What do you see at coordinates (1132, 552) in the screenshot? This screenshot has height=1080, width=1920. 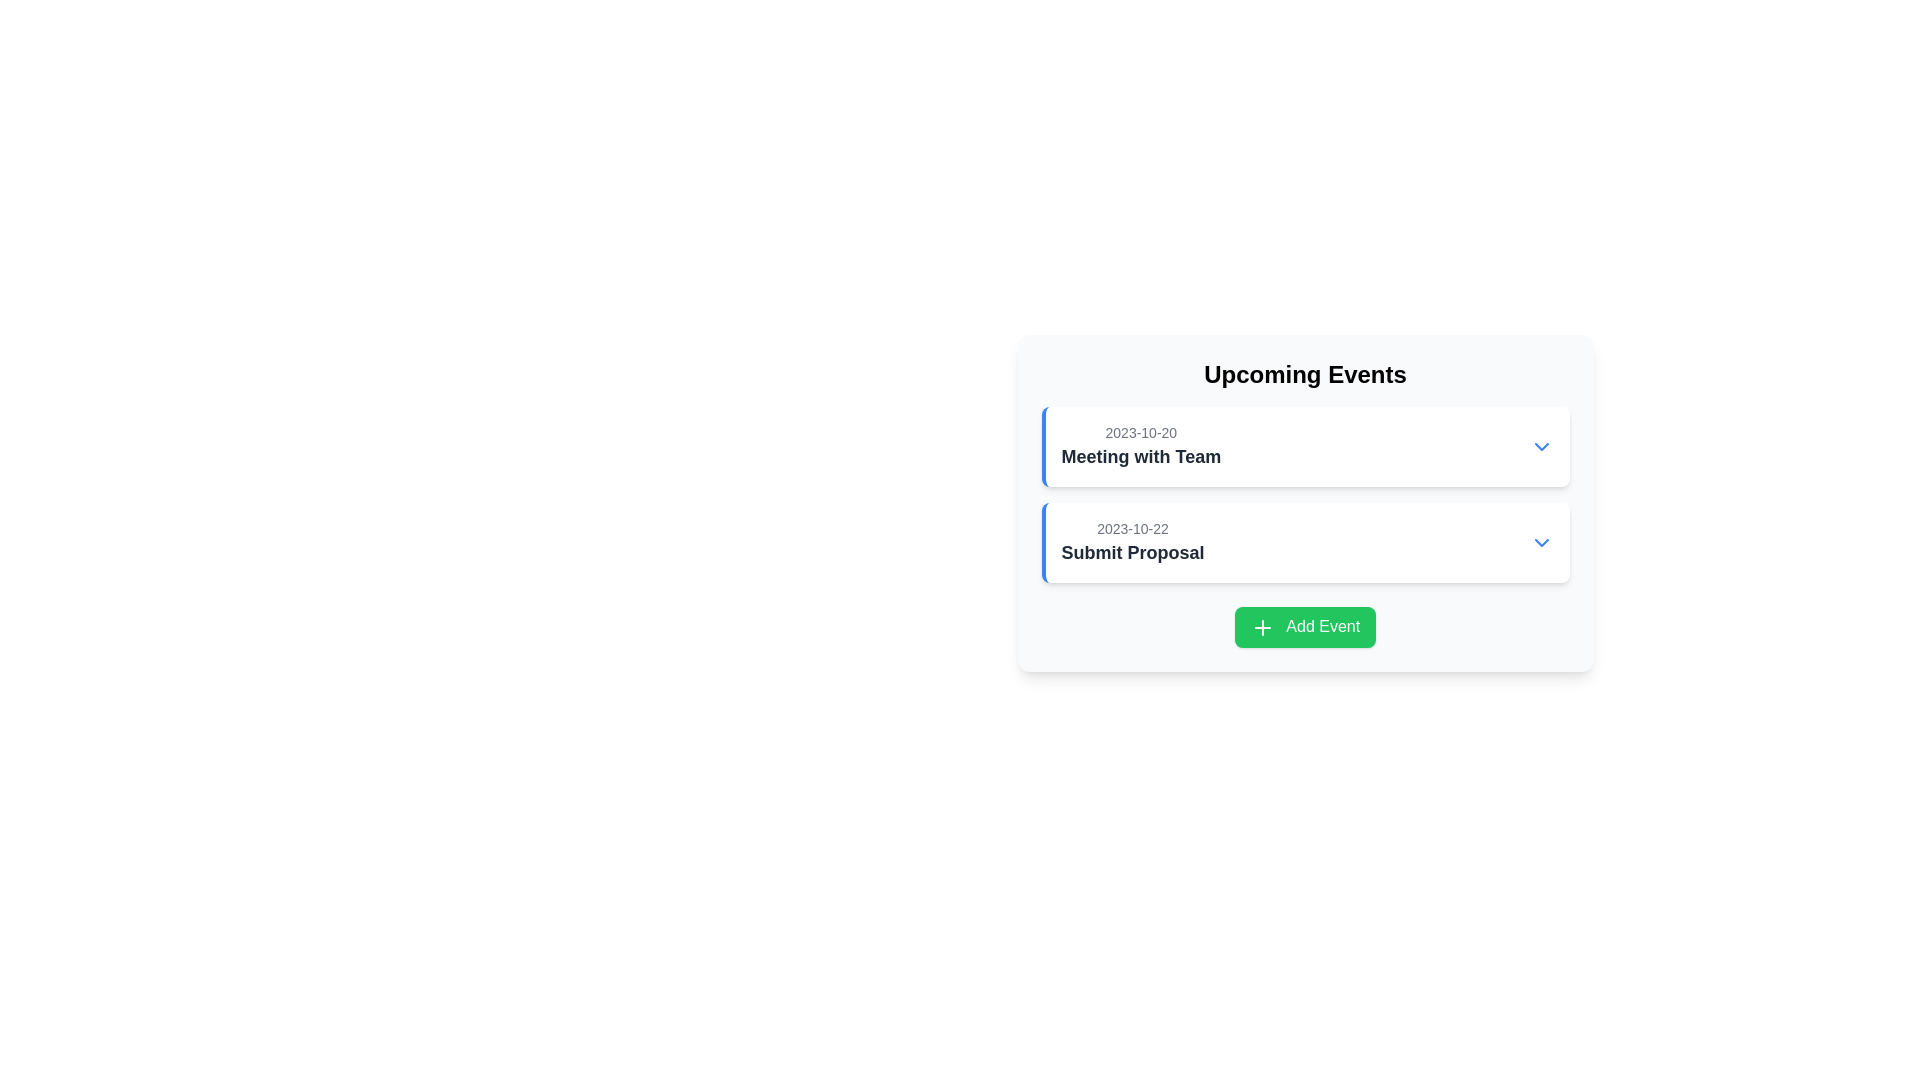 I see `the text label that says 'Submit Proposal', which is a bold and emphasized element located below the date '2023-10-22' in the second card of the 'Upcoming Events' section` at bounding box center [1132, 552].